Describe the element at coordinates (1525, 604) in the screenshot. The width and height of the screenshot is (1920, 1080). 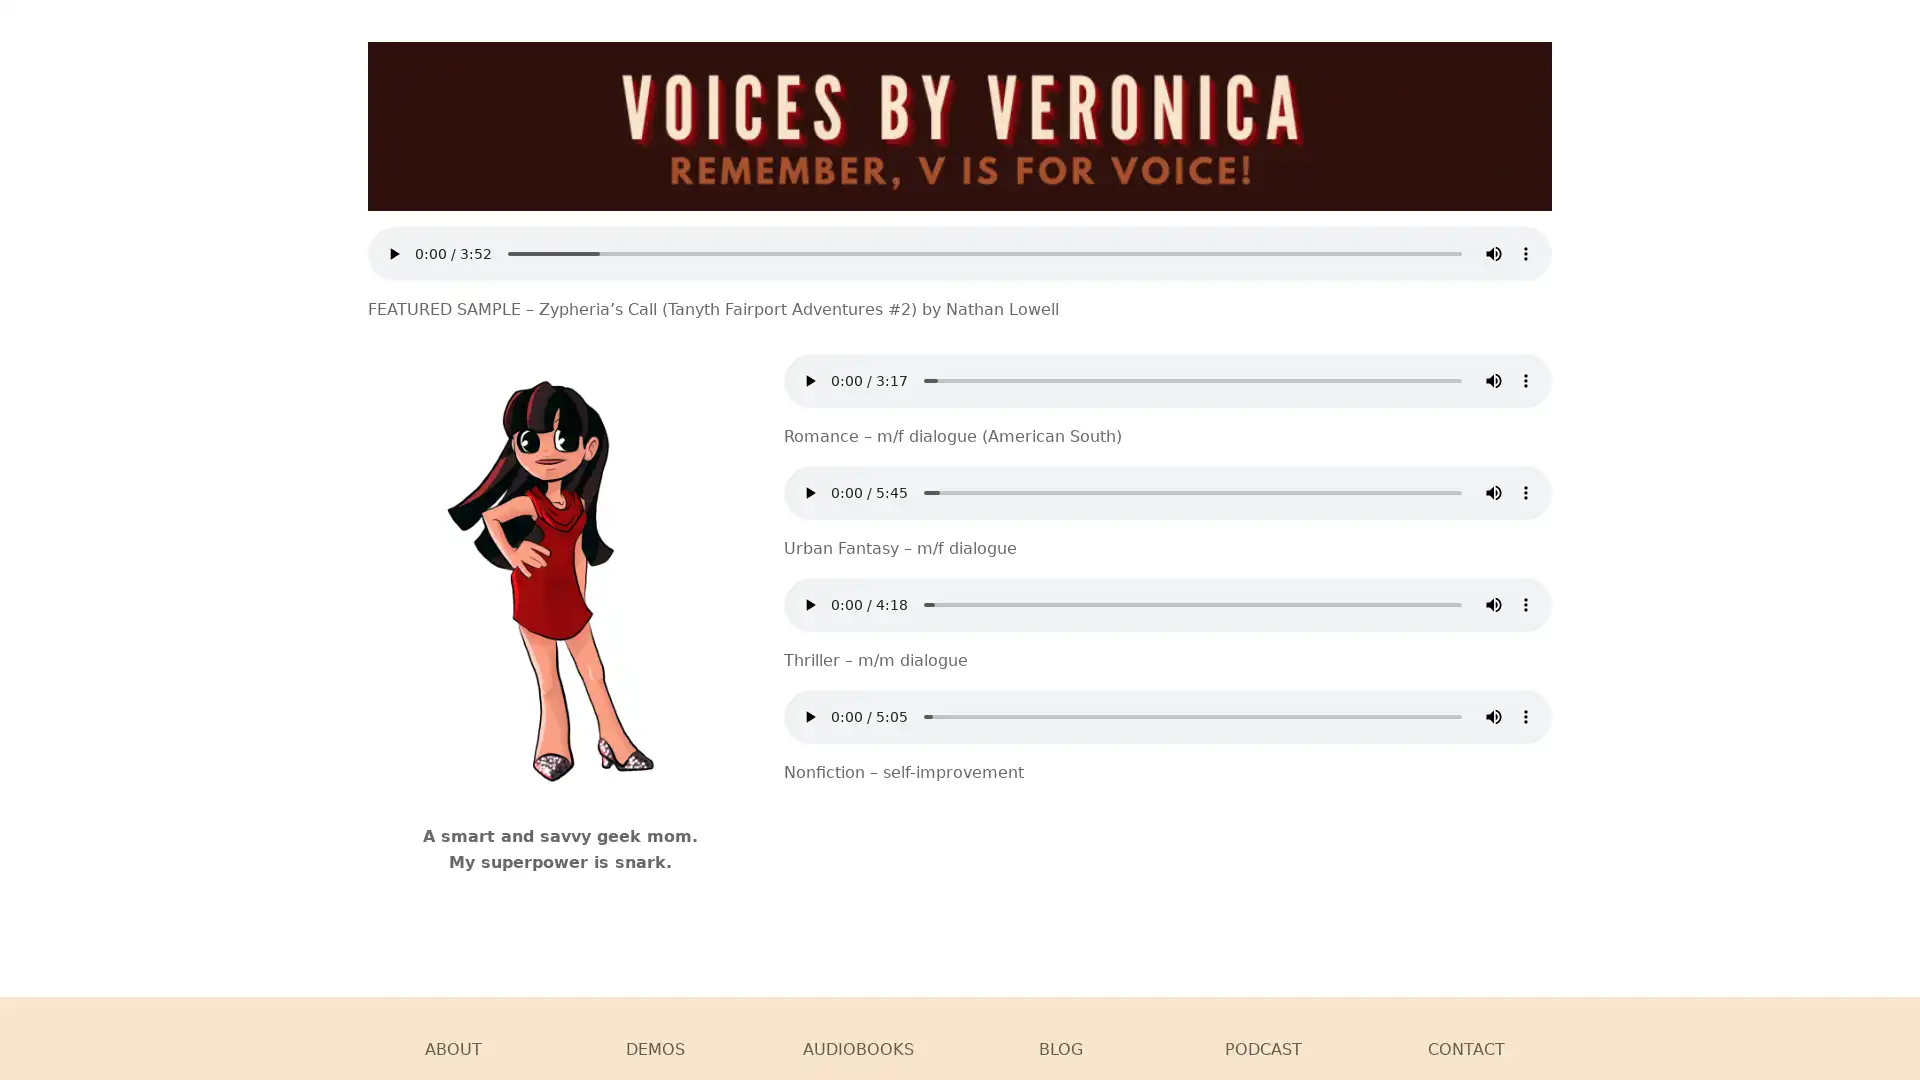
I see `show more media controls` at that location.